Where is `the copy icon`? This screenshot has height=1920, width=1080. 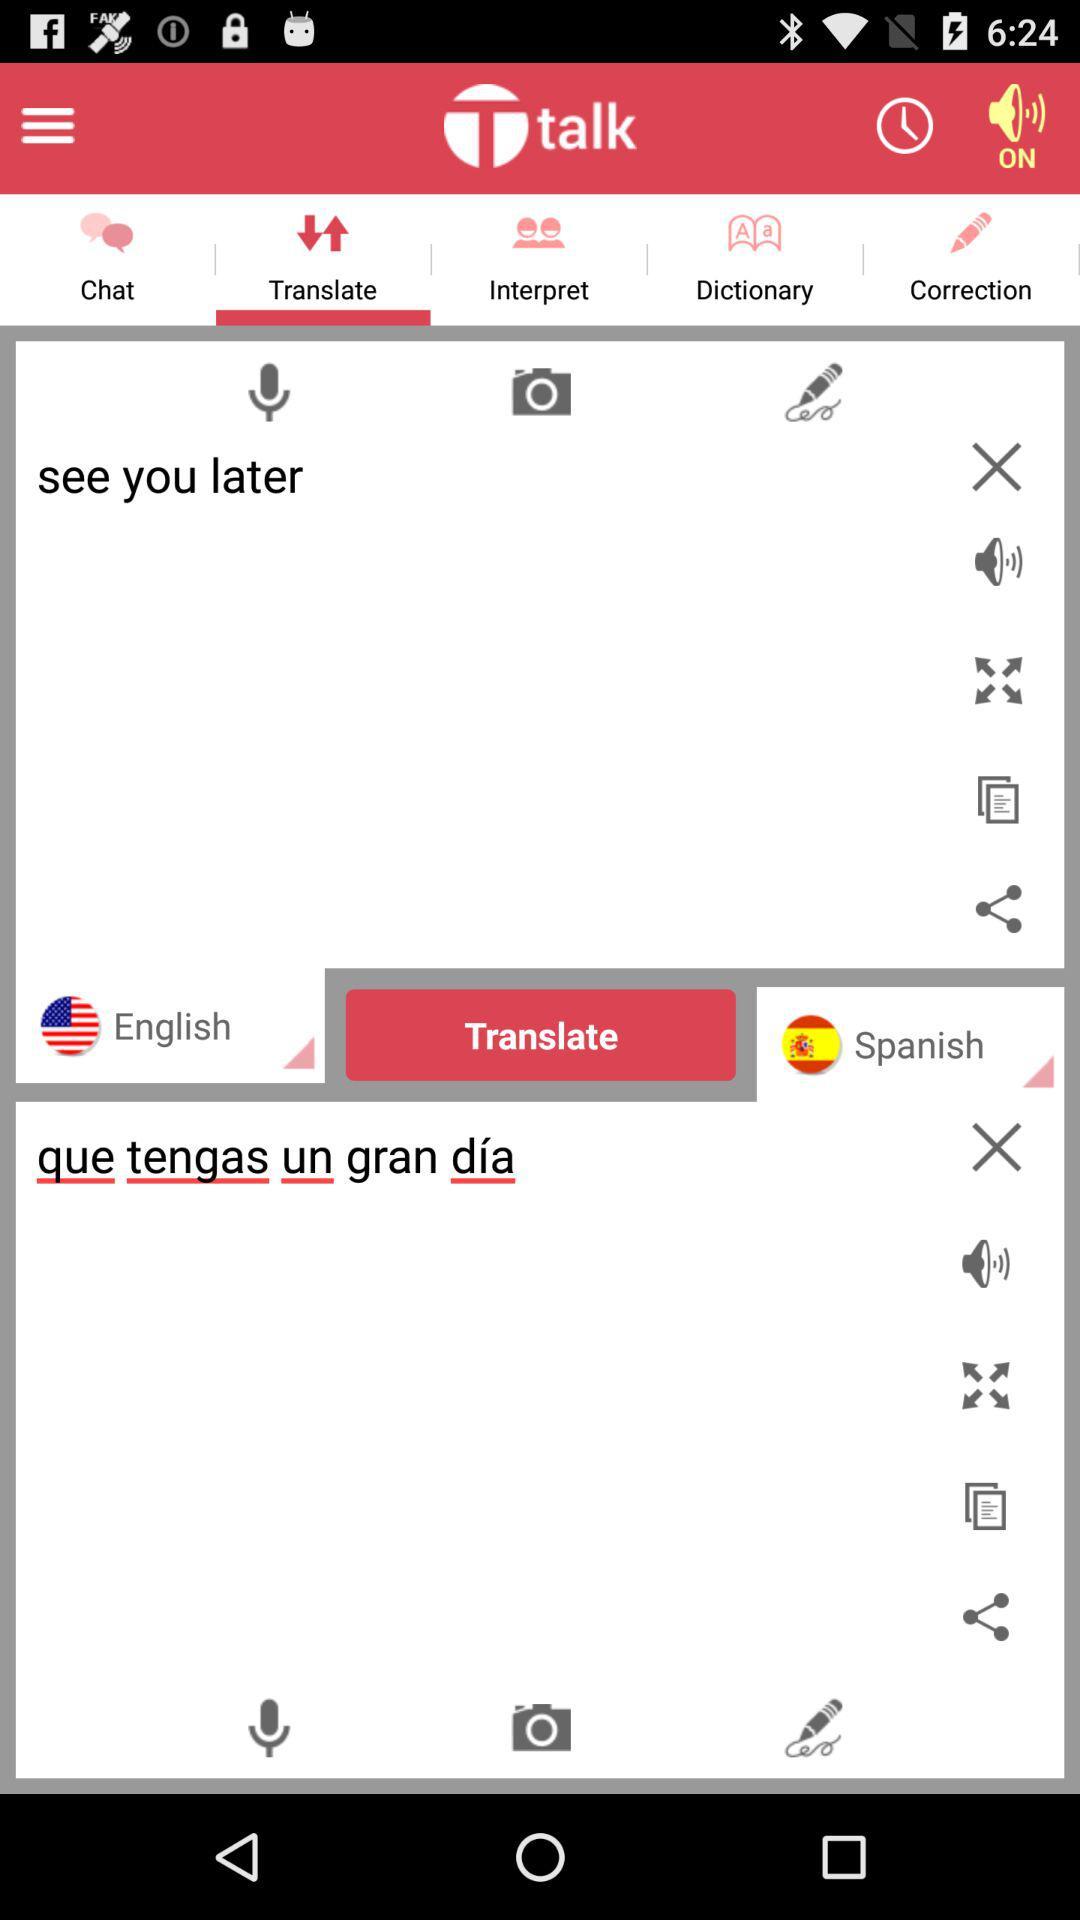
the copy icon is located at coordinates (998, 844).